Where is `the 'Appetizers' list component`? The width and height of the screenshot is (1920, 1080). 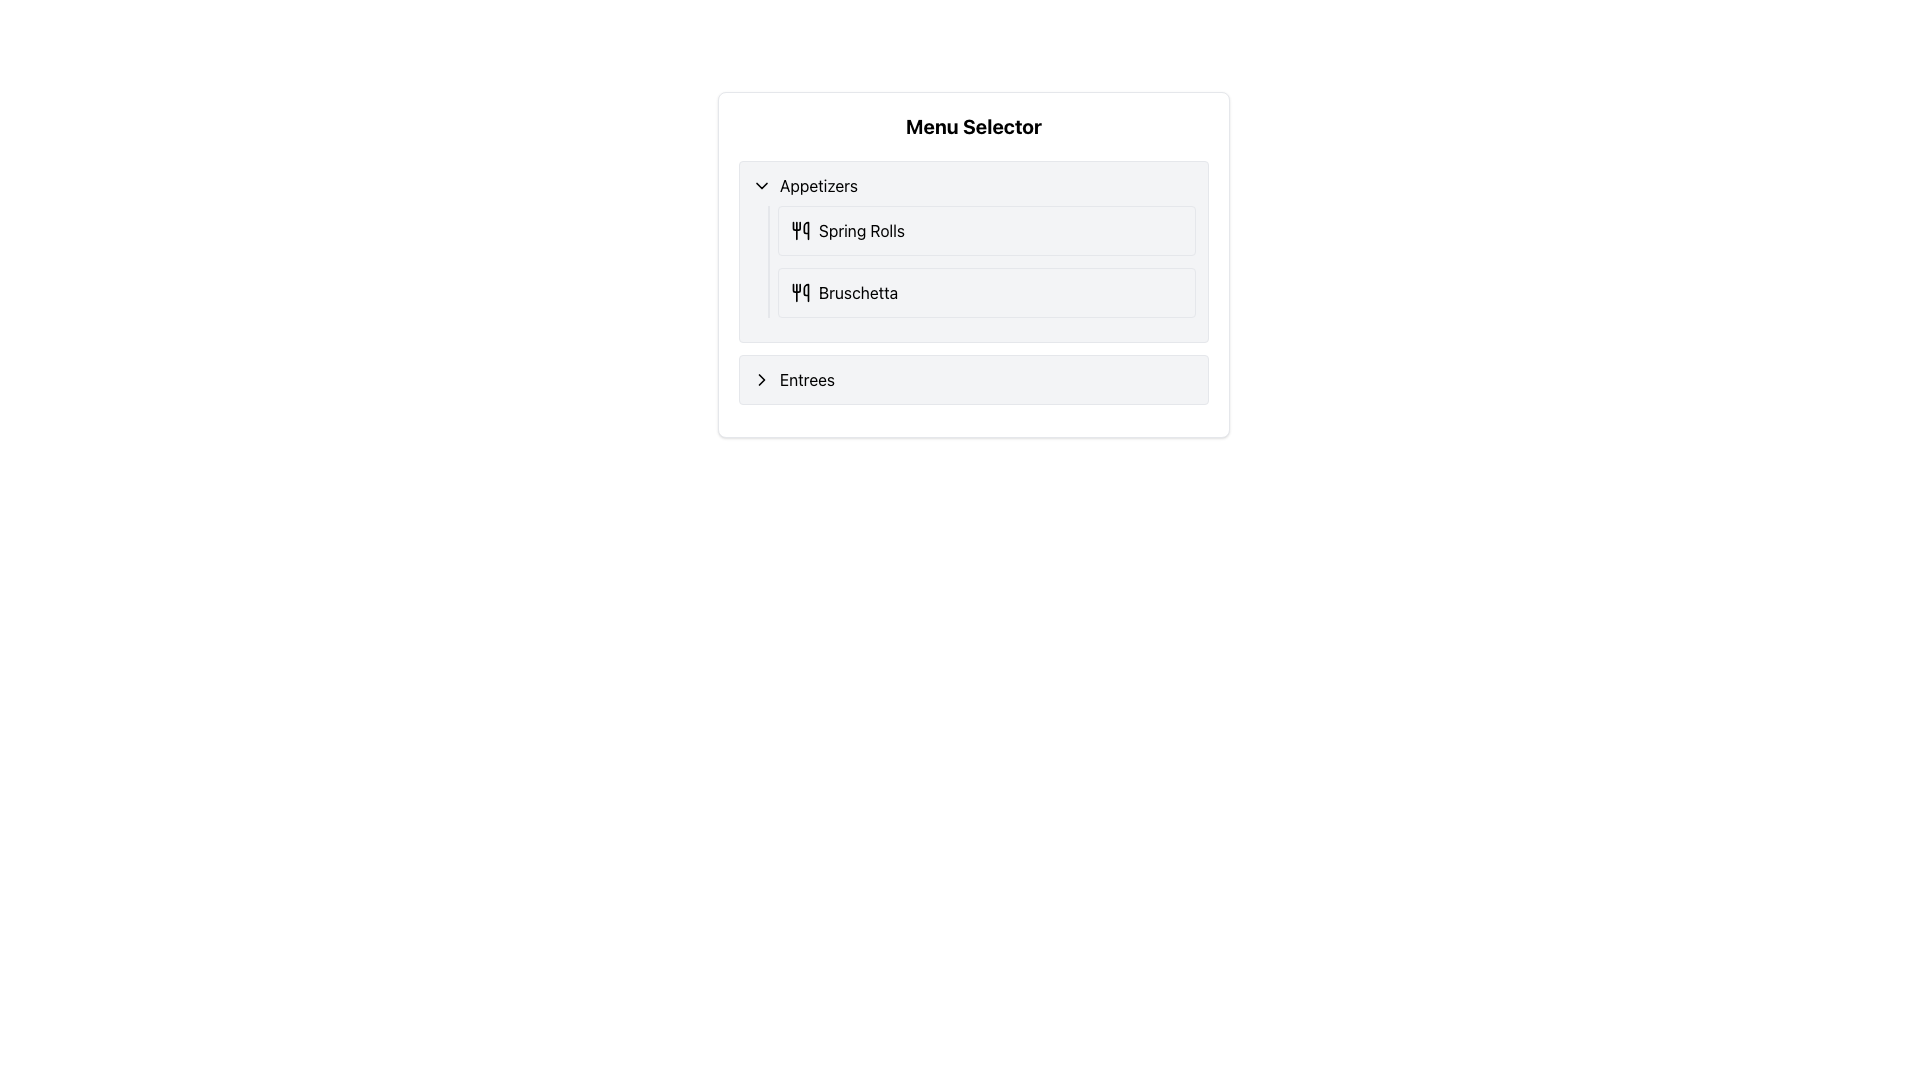 the 'Appetizers' list component is located at coordinates (974, 282).